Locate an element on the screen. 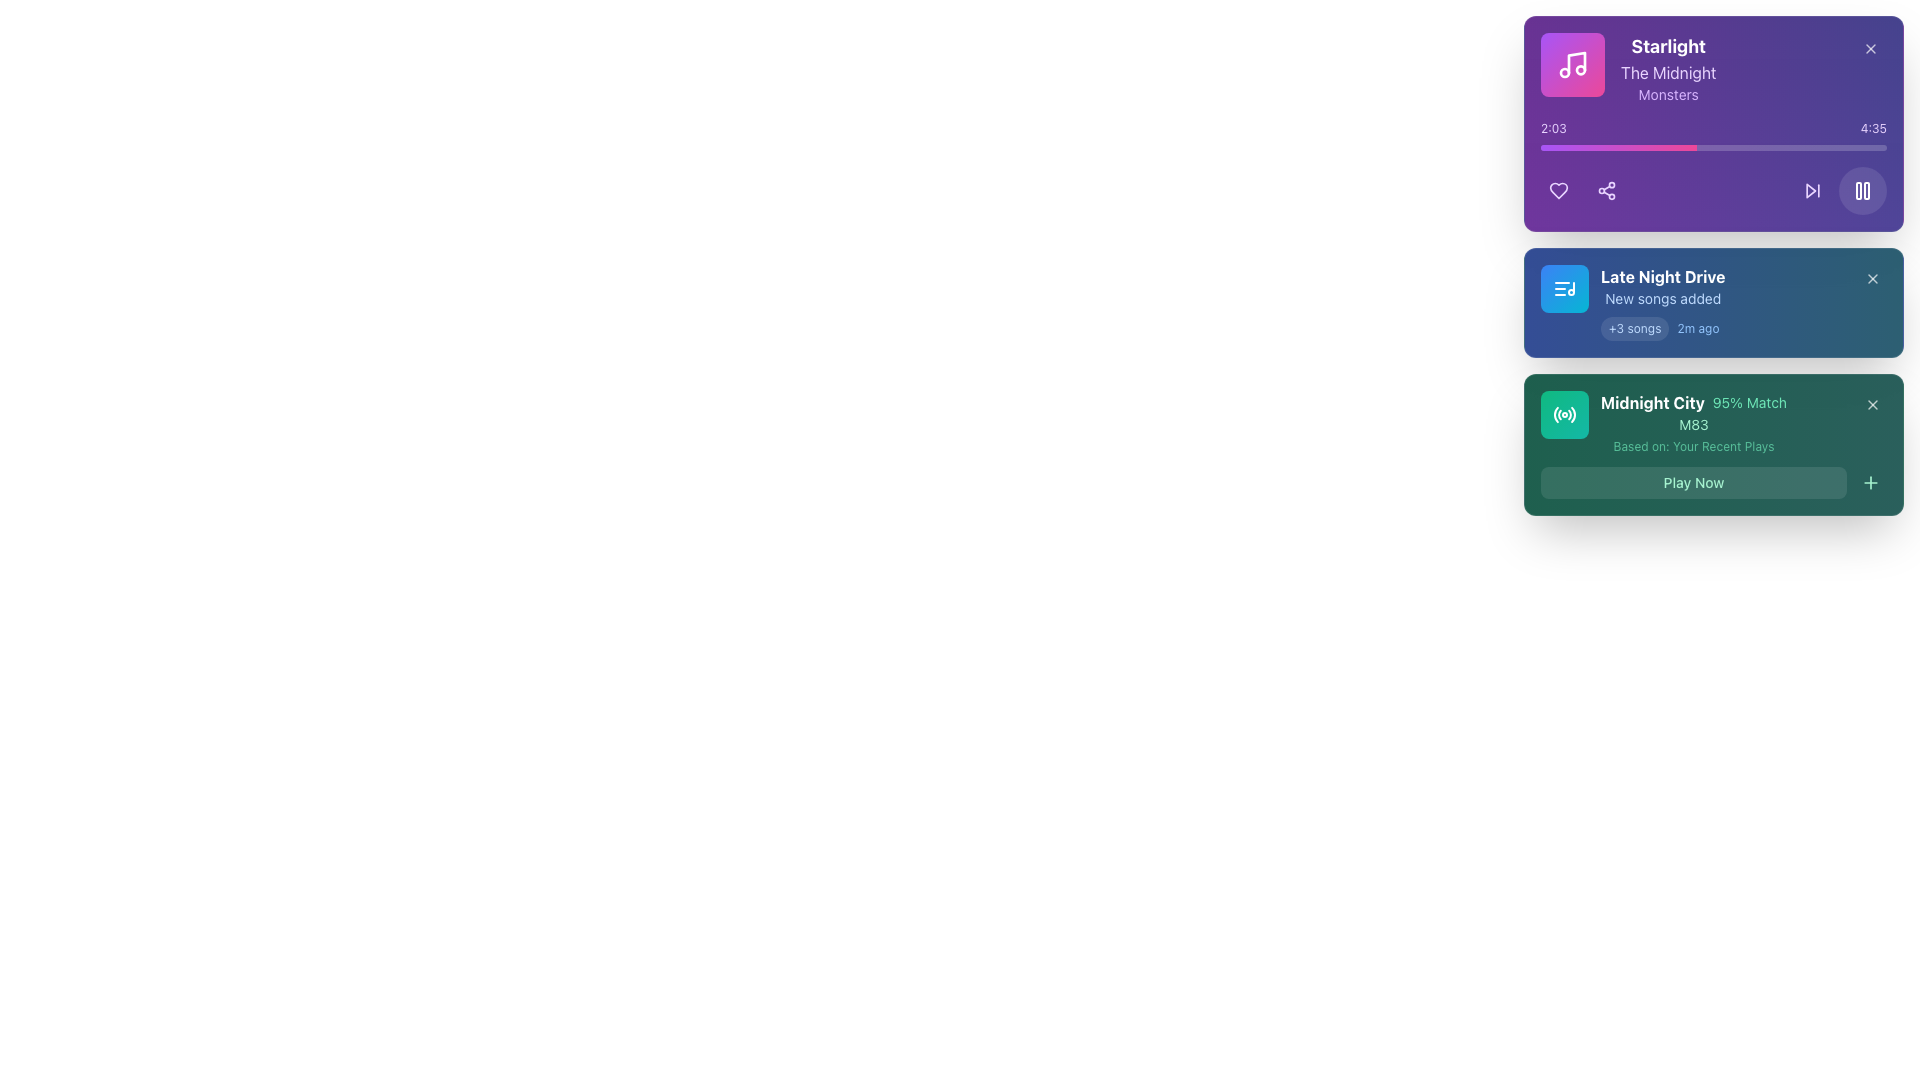 The image size is (1920, 1080). the small circular share icon with a purple hue located at the top-right part of the interface, right of the progress bar and playback controls within the 'Starlight' purple card is located at coordinates (1607, 191).